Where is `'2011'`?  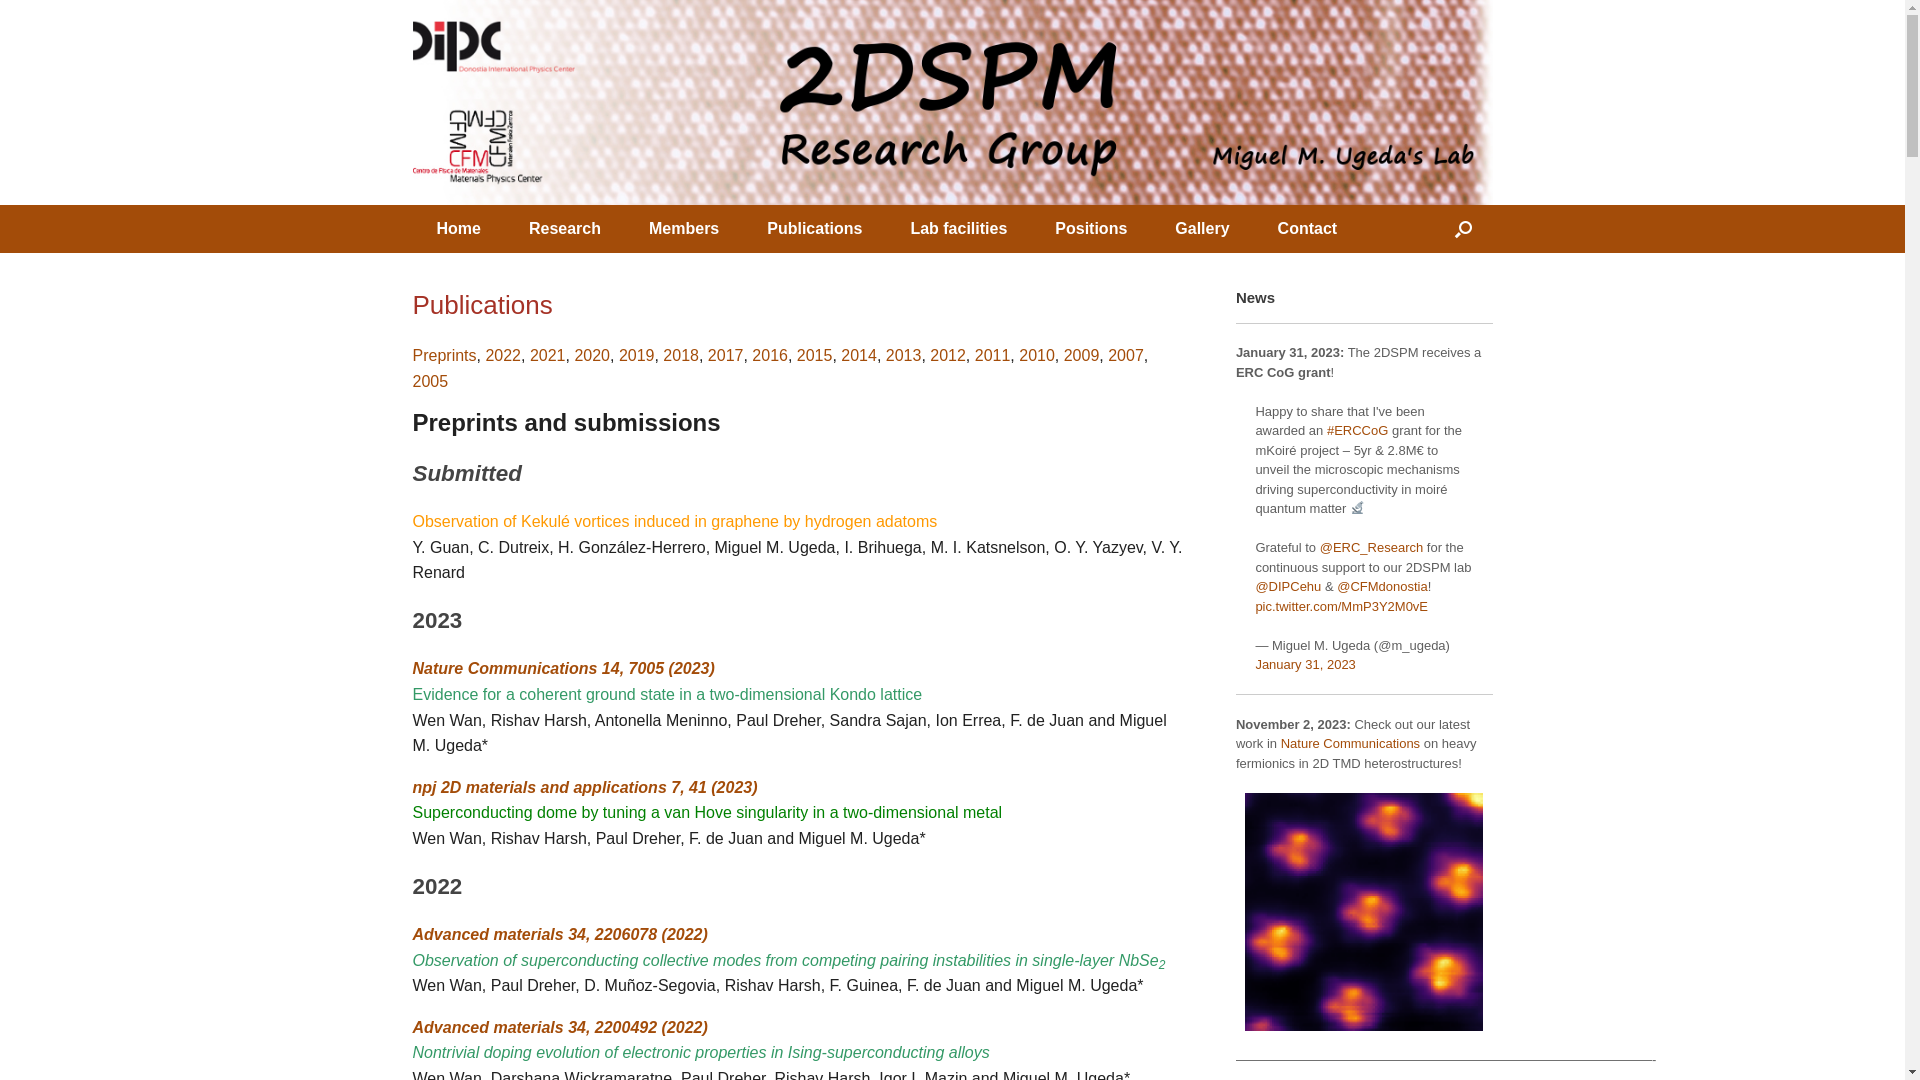 '2011' is located at coordinates (993, 354).